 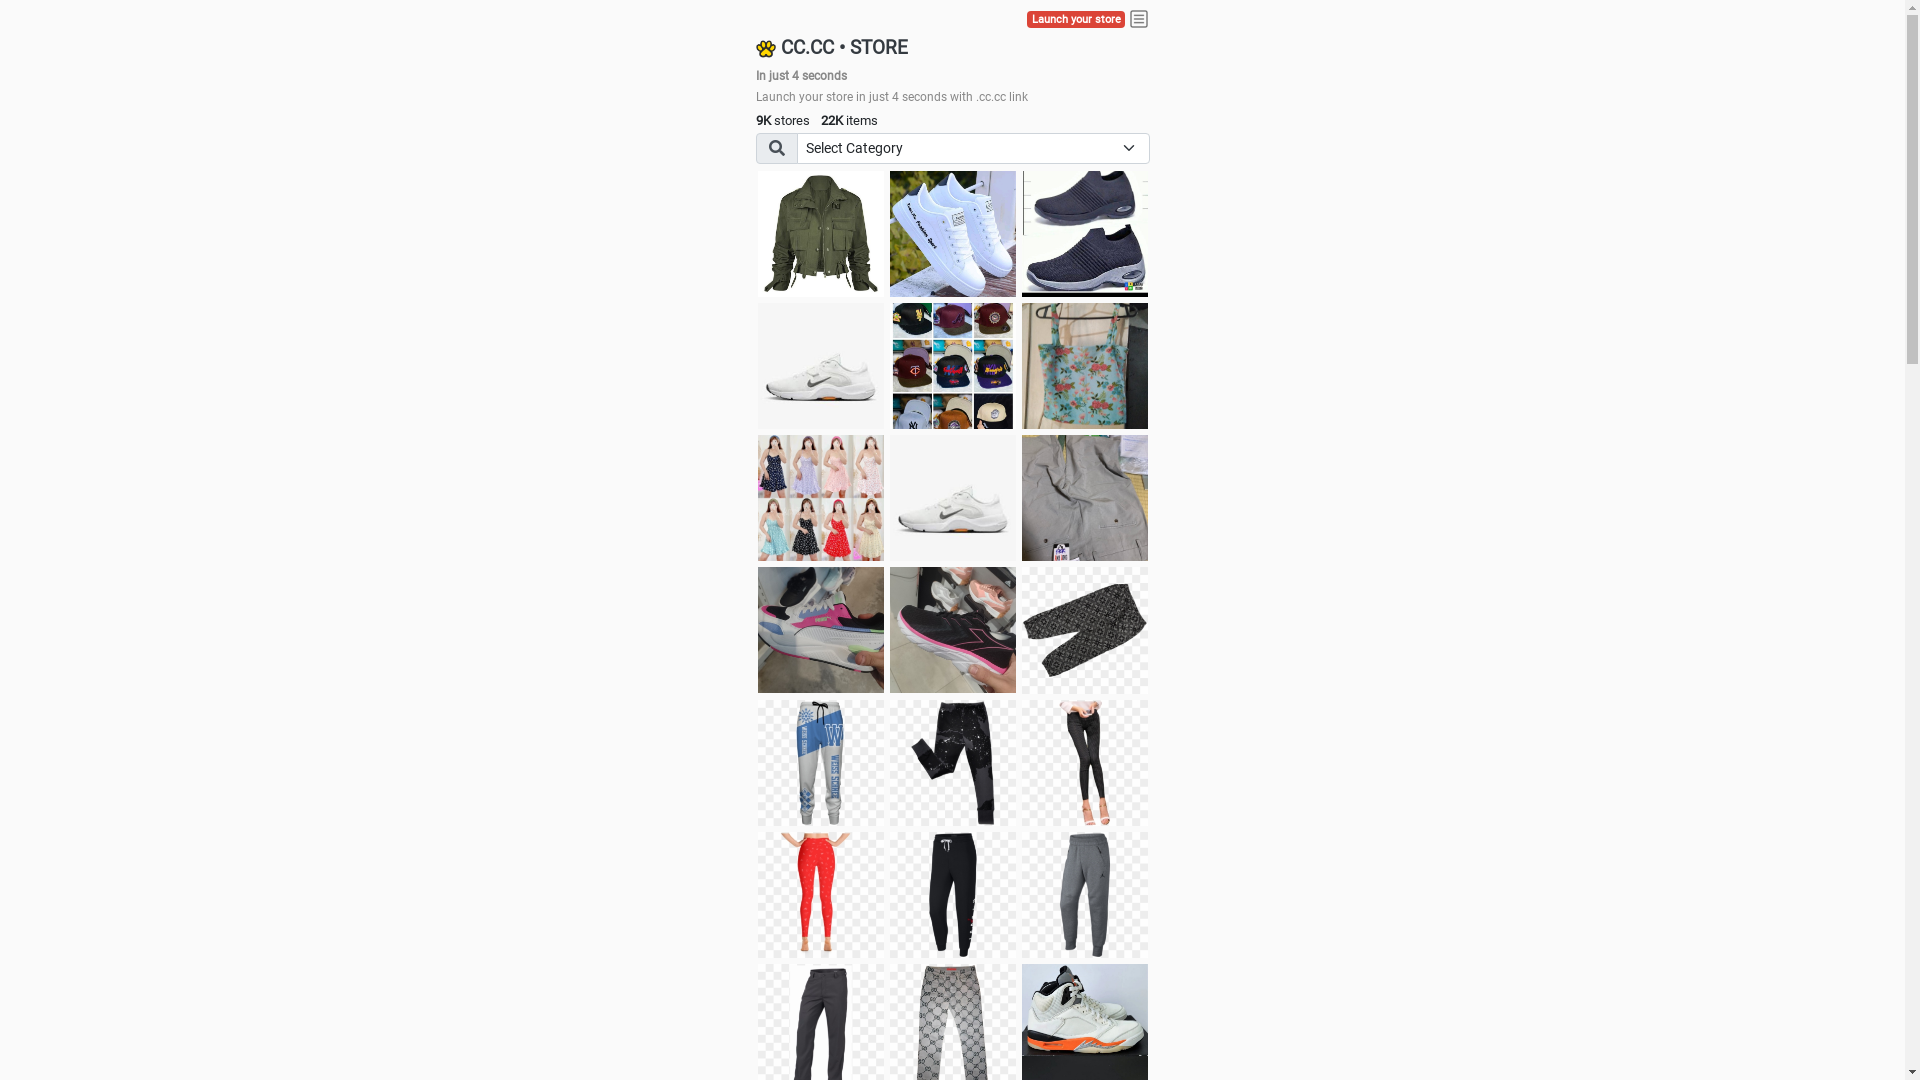 What do you see at coordinates (1022, 233) in the screenshot?
I see `'shoes for boys'` at bounding box center [1022, 233].